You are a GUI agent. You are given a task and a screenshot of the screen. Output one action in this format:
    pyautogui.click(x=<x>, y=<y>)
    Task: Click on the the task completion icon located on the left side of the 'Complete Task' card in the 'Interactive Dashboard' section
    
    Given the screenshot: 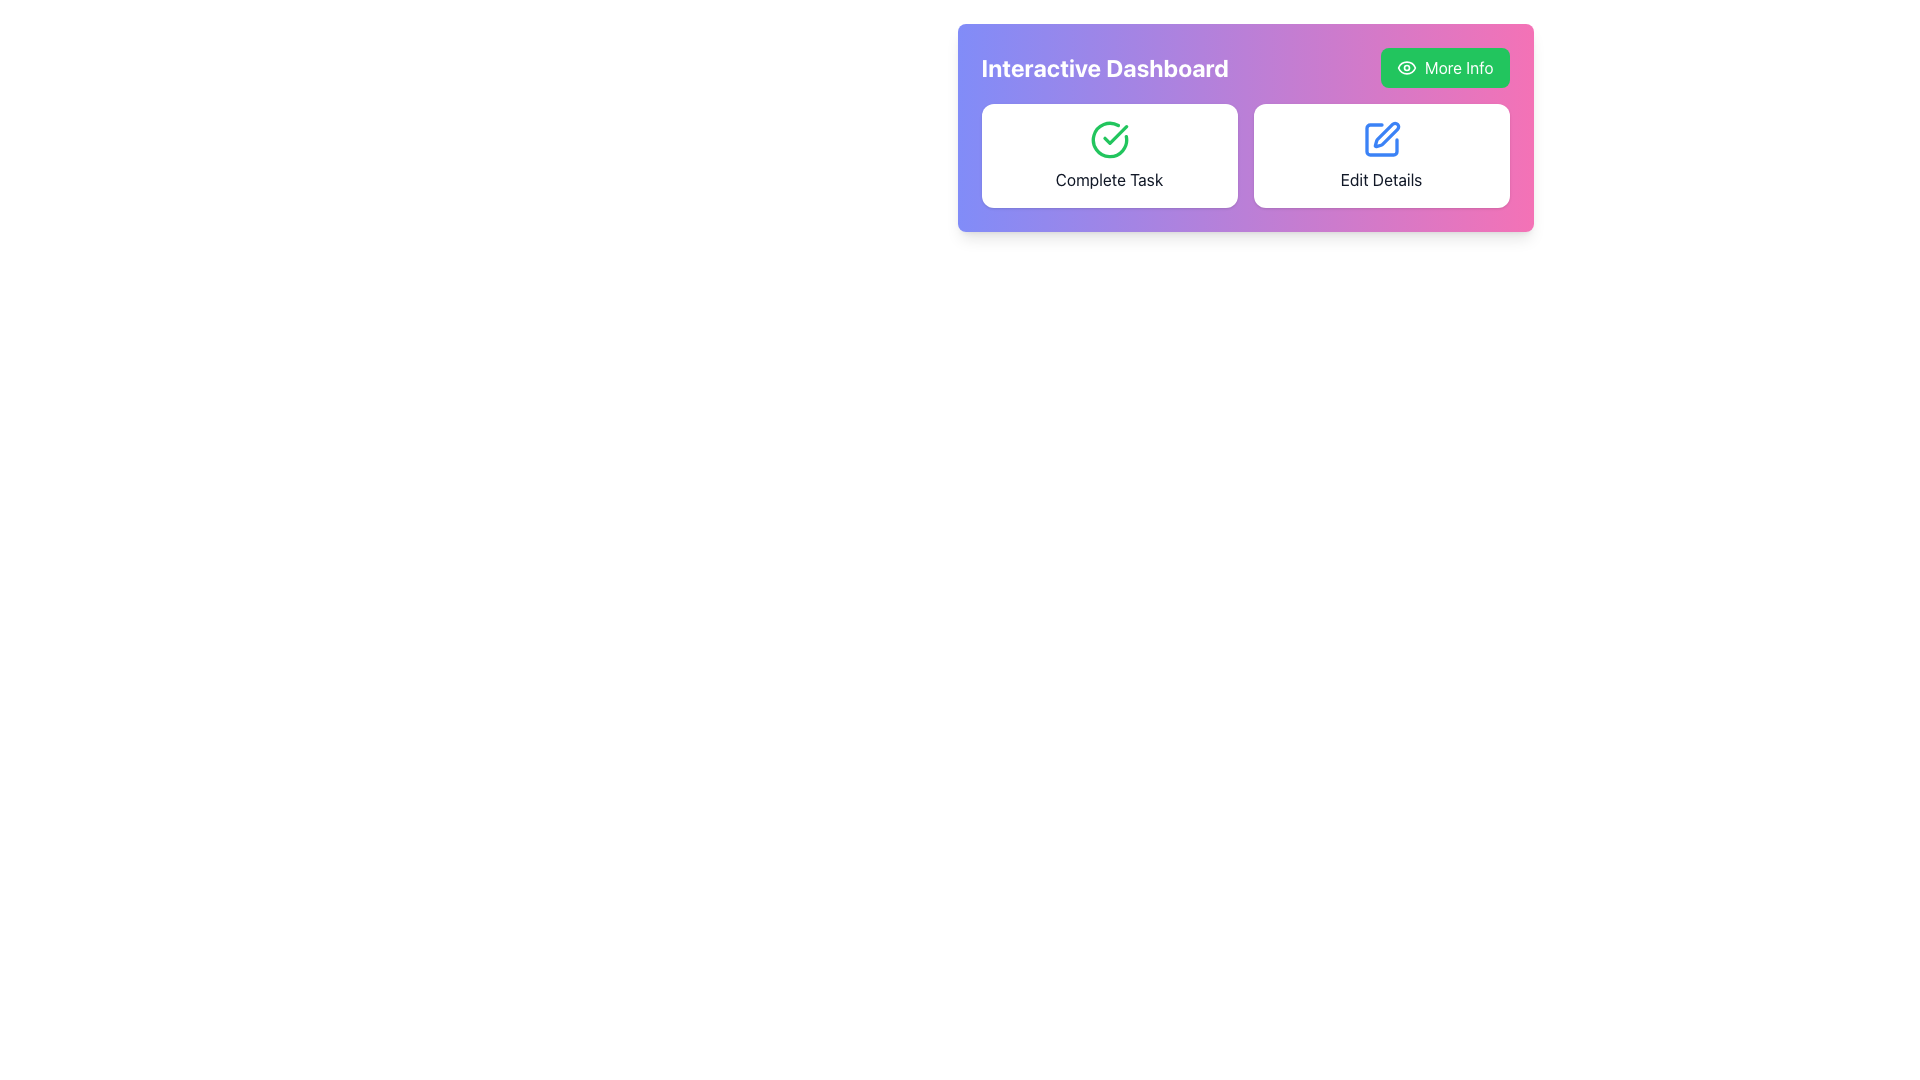 What is the action you would take?
    pyautogui.click(x=1108, y=138)
    